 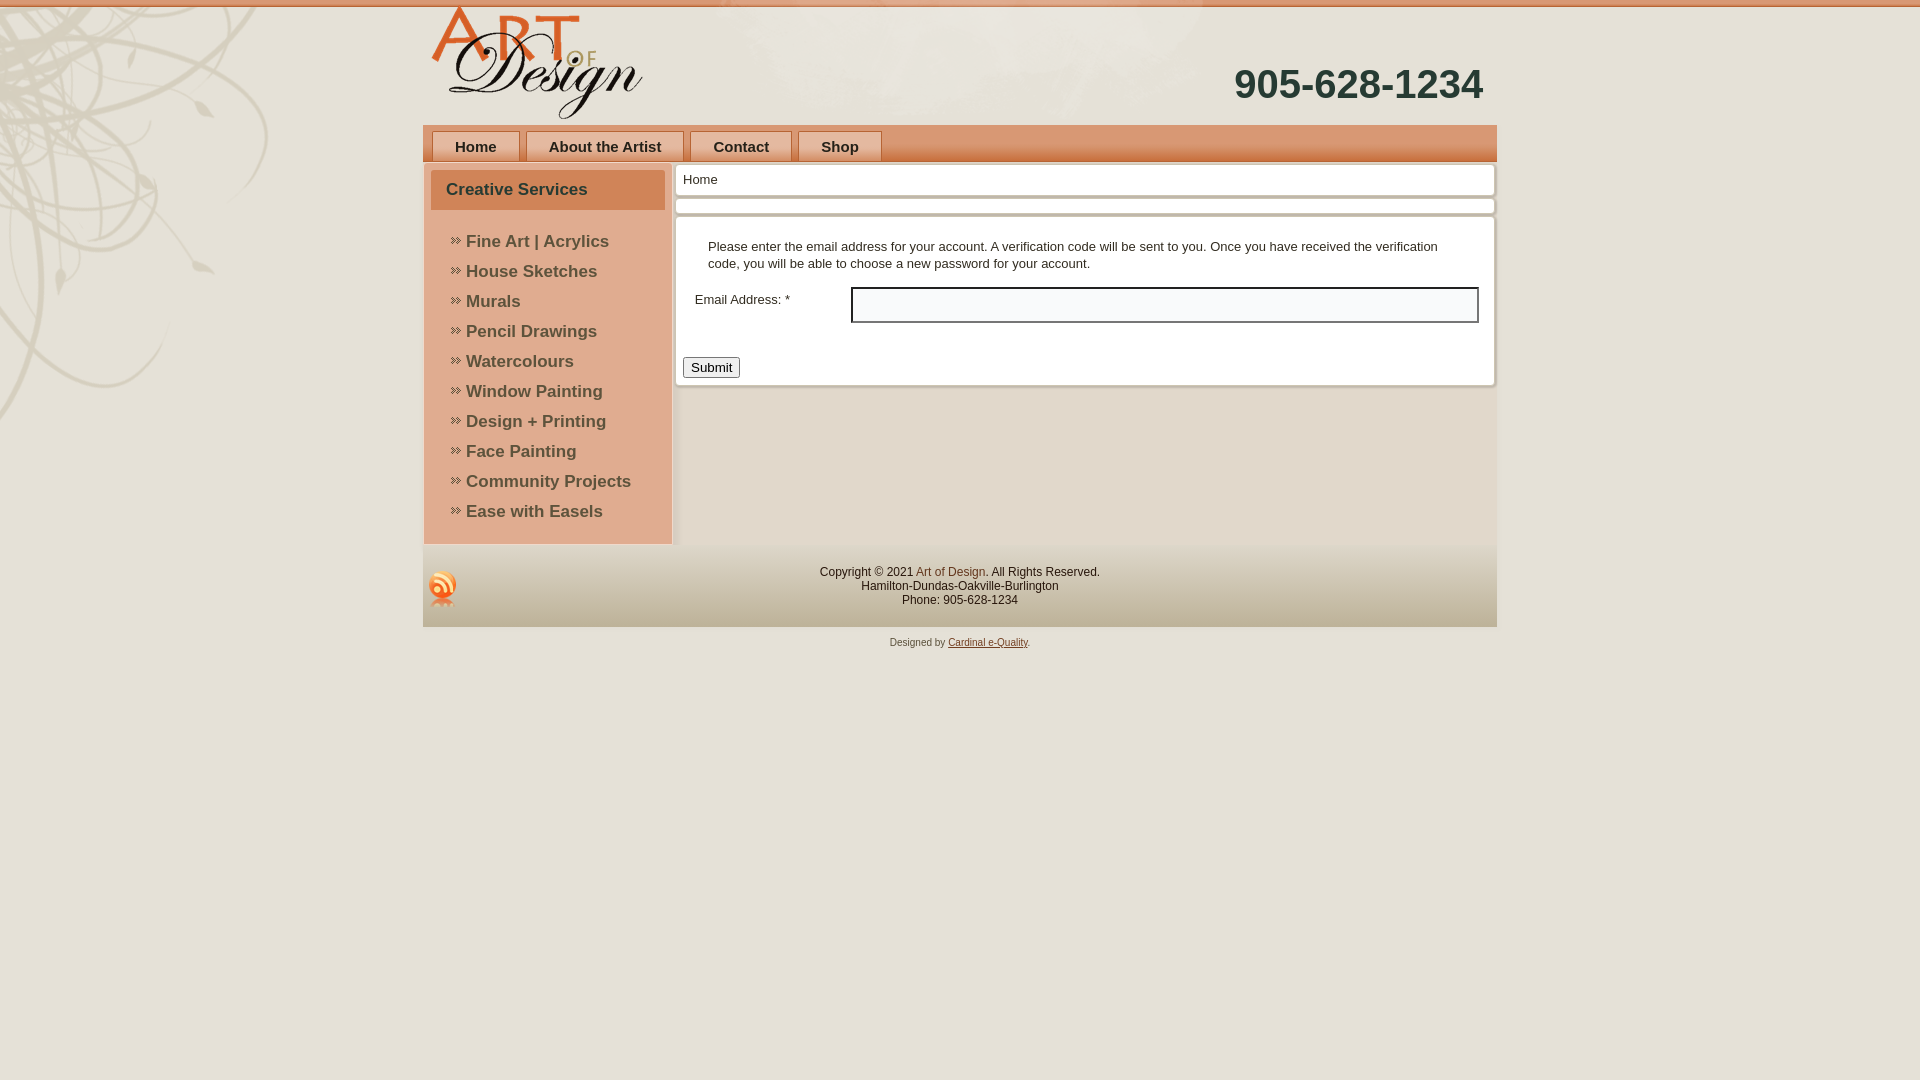 What do you see at coordinates (1232, 83) in the screenshot?
I see `'905-628-1234'` at bounding box center [1232, 83].